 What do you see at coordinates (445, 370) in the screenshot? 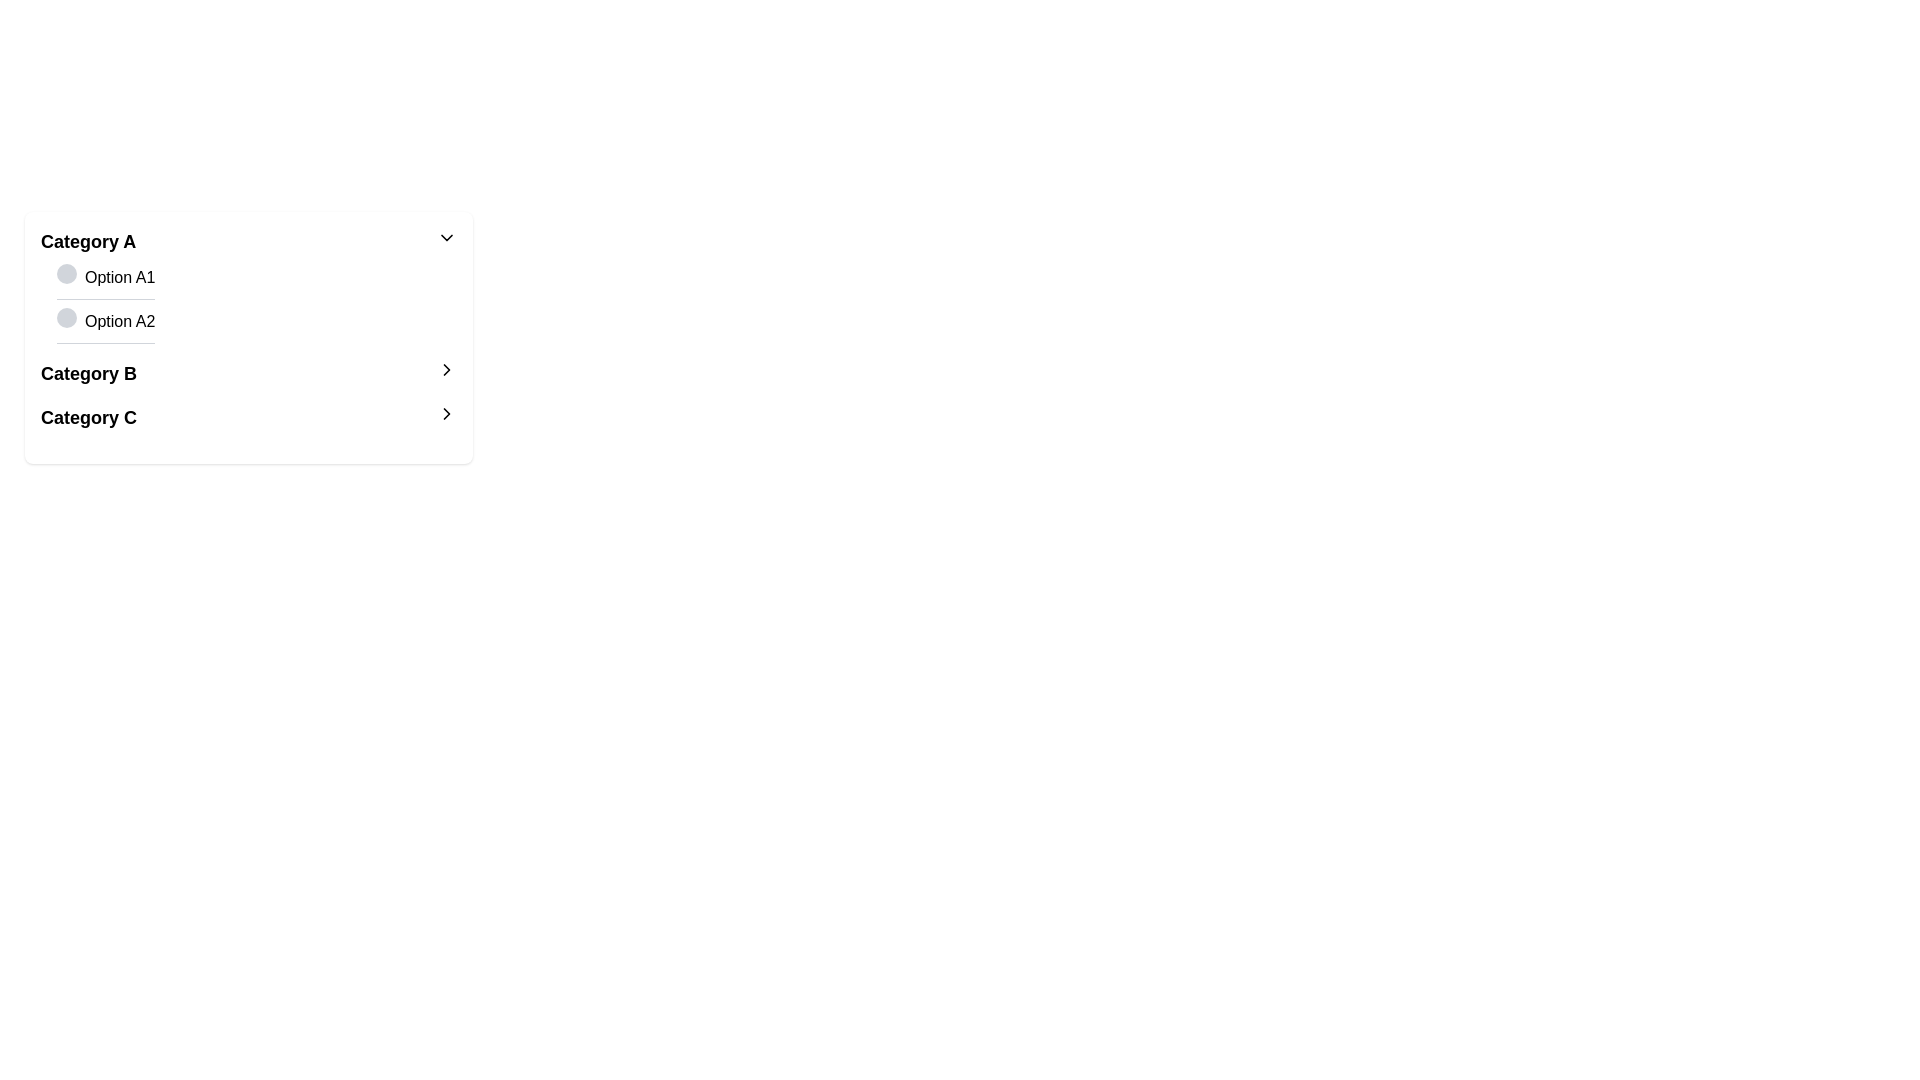
I see `the expandability icon adjacent to the 'Category B' text in the second list item to interact with it` at bounding box center [445, 370].